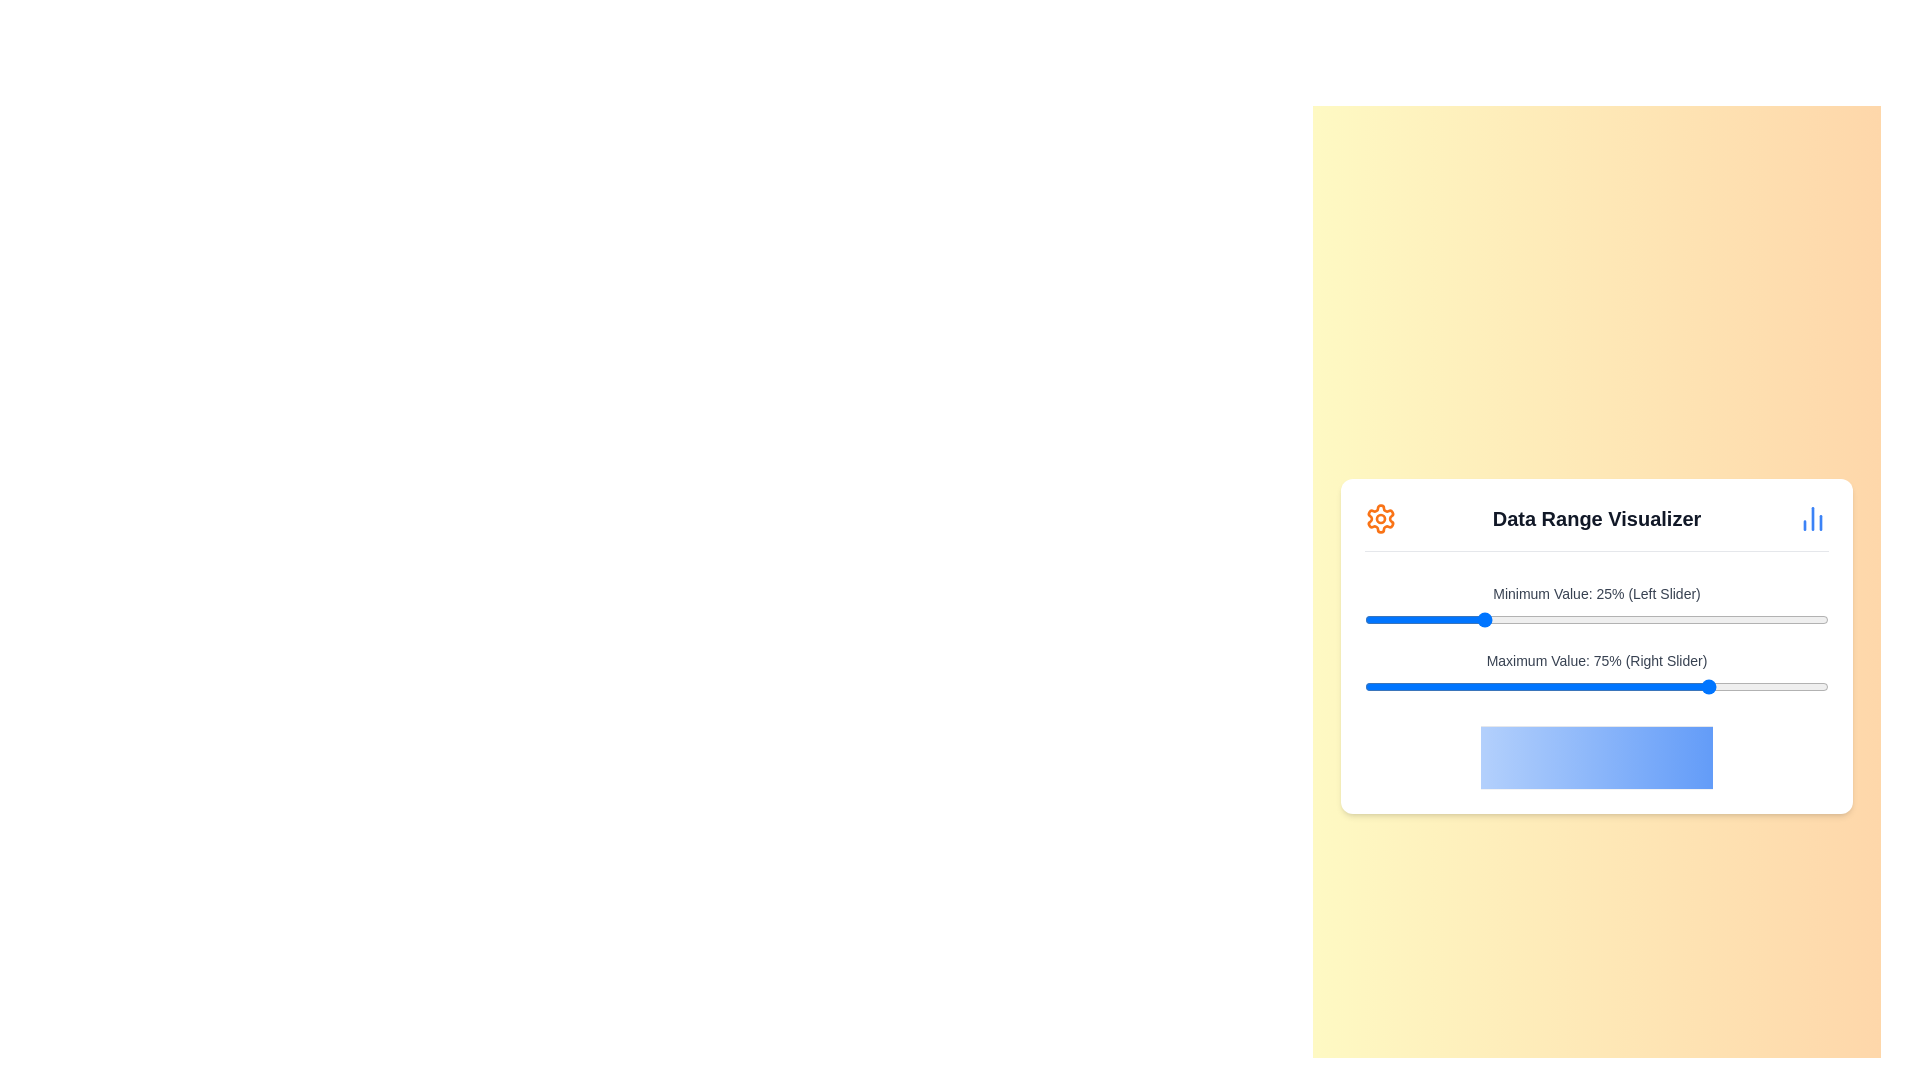 The height and width of the screenshot is (1080, 1920). Describe the element at coordinates (1675, 618) in the screenshot. I see `the left slider` at that location.